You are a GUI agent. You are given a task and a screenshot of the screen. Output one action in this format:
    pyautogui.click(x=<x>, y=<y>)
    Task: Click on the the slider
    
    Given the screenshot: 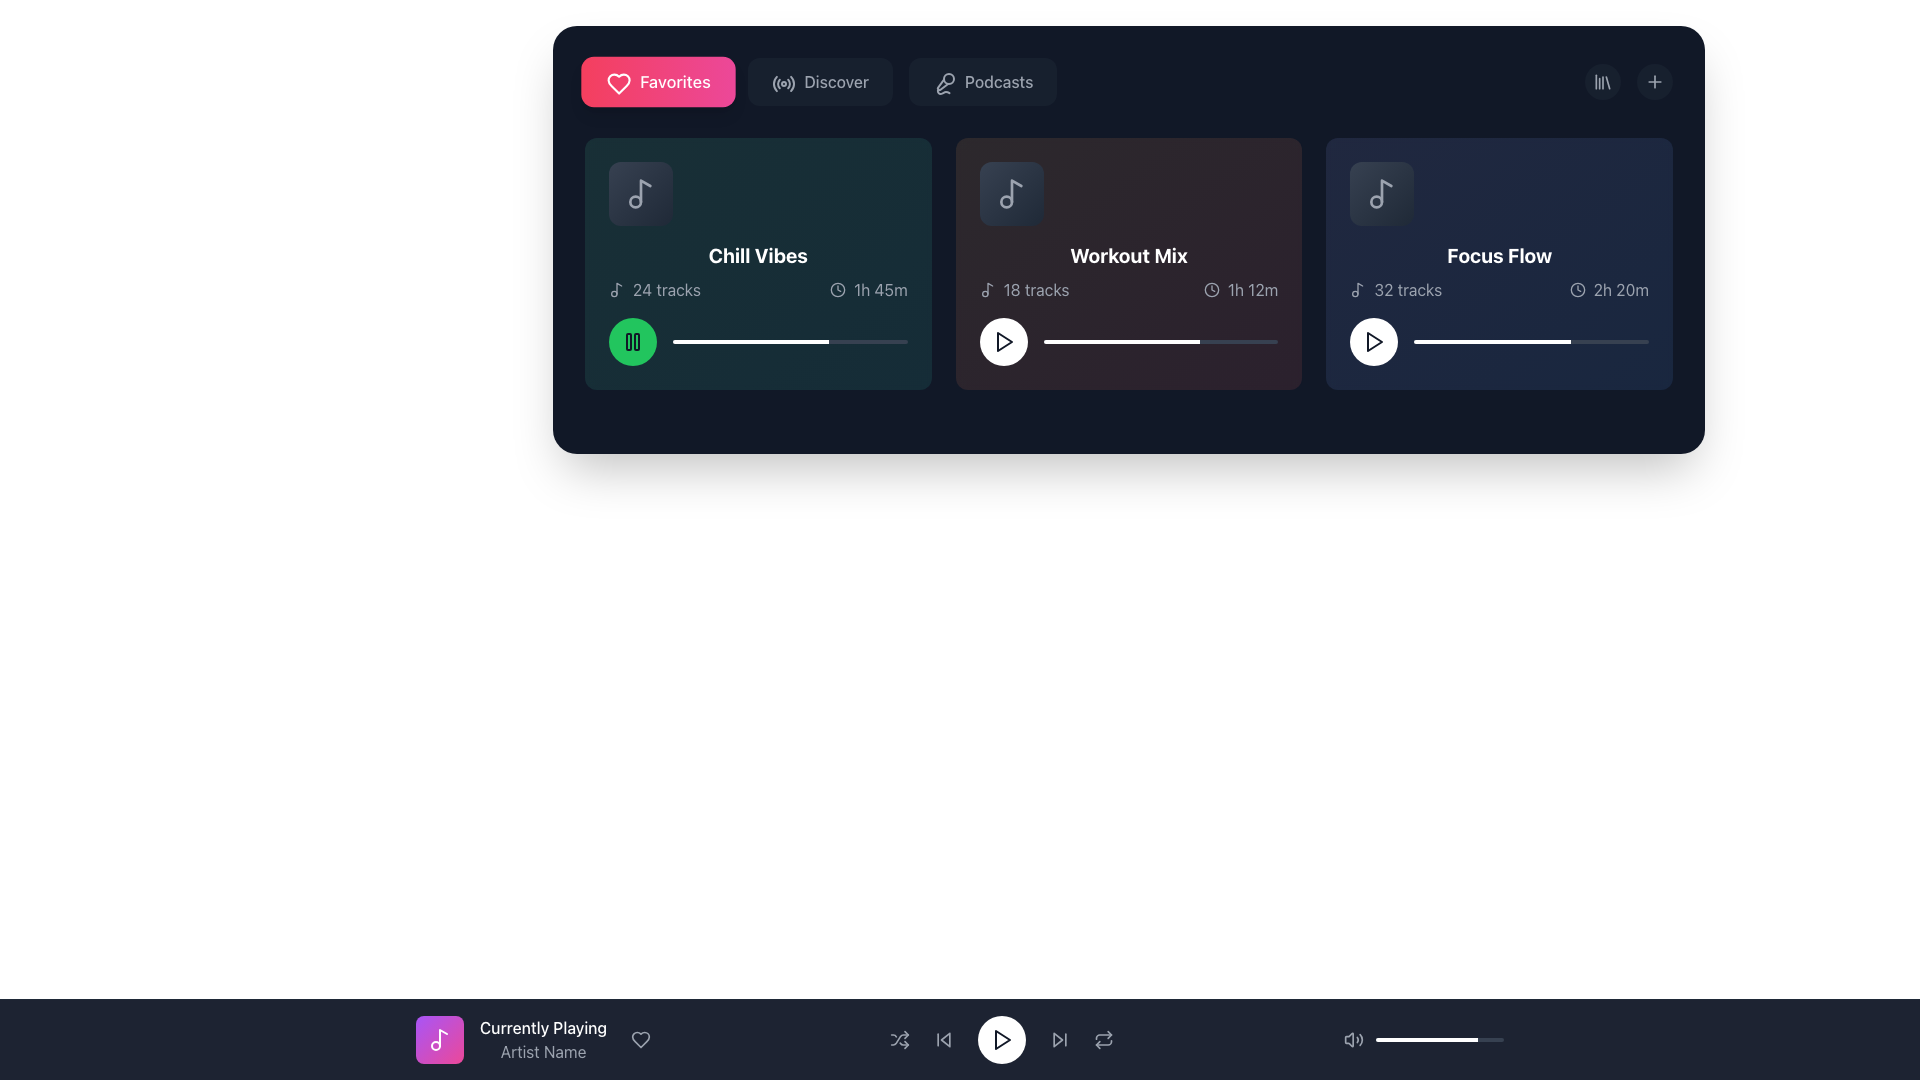 What is the action you would take?
    pyautogui.click(x=1080, y=341)
    